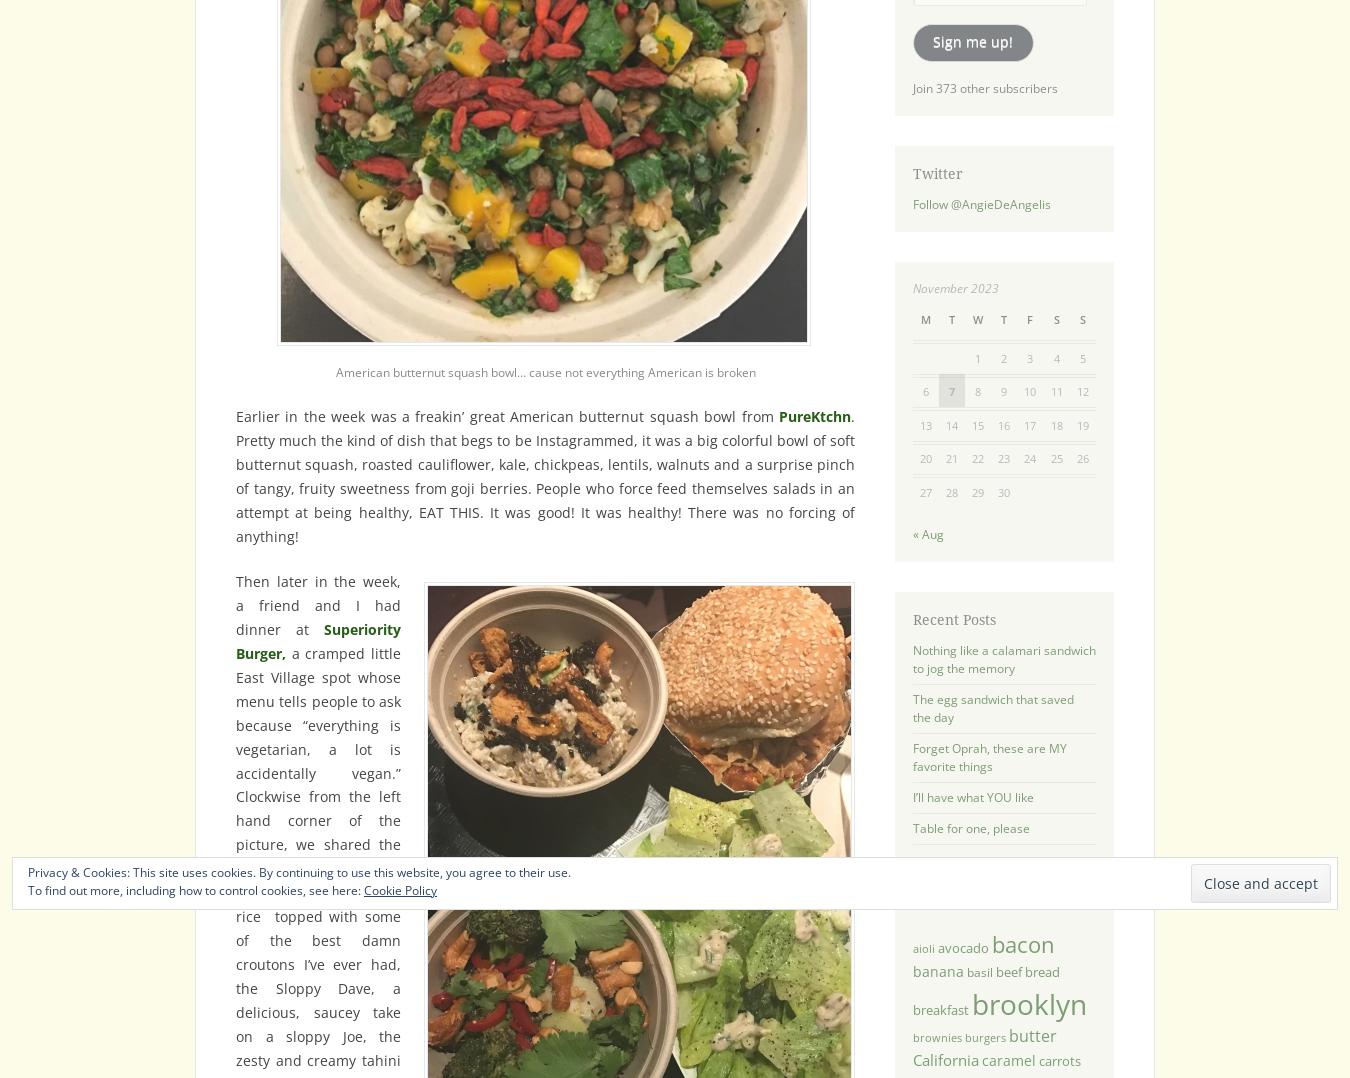  What do you see at coordinates (911, 706) in the screenshot?
I see `'The egg sandwich that saved the day'` at bounding box center [911, 706].